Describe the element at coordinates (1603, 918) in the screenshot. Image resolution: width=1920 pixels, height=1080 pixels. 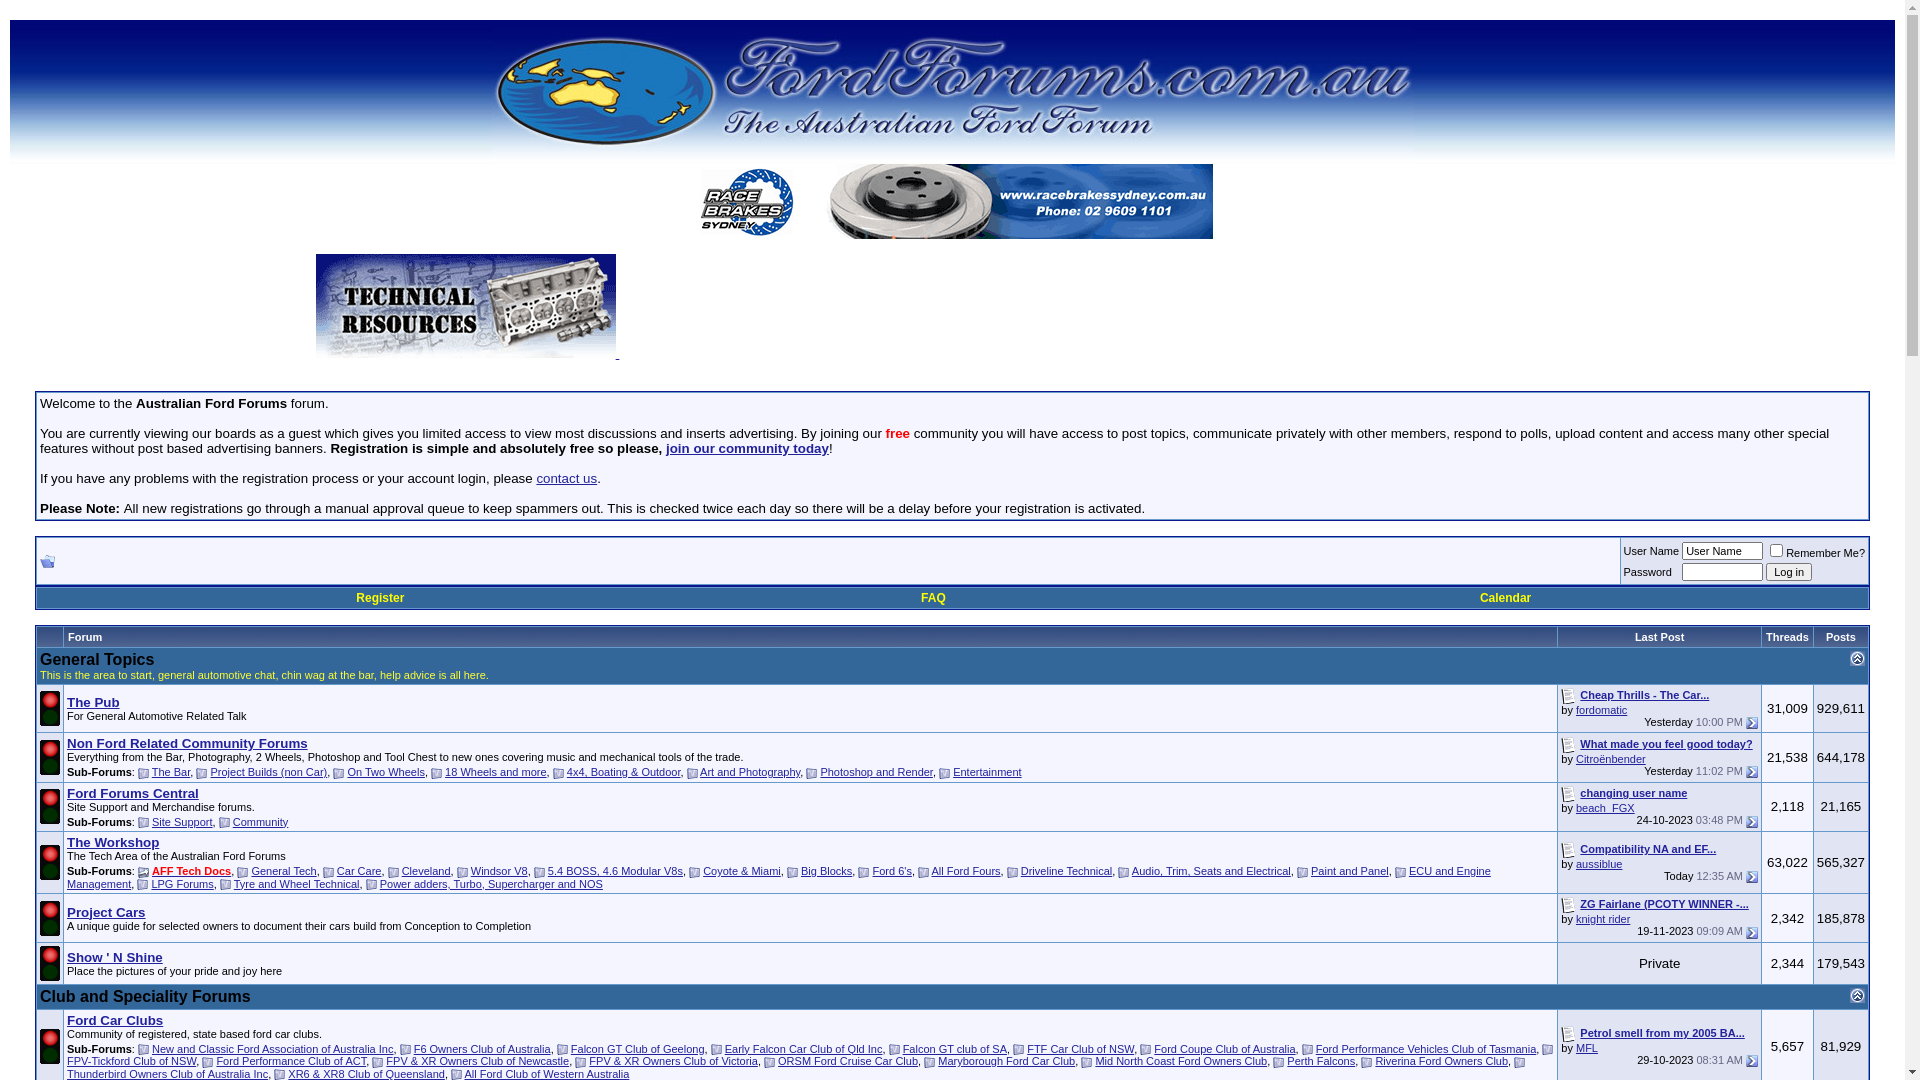
I see `'knight rider'` at that location.